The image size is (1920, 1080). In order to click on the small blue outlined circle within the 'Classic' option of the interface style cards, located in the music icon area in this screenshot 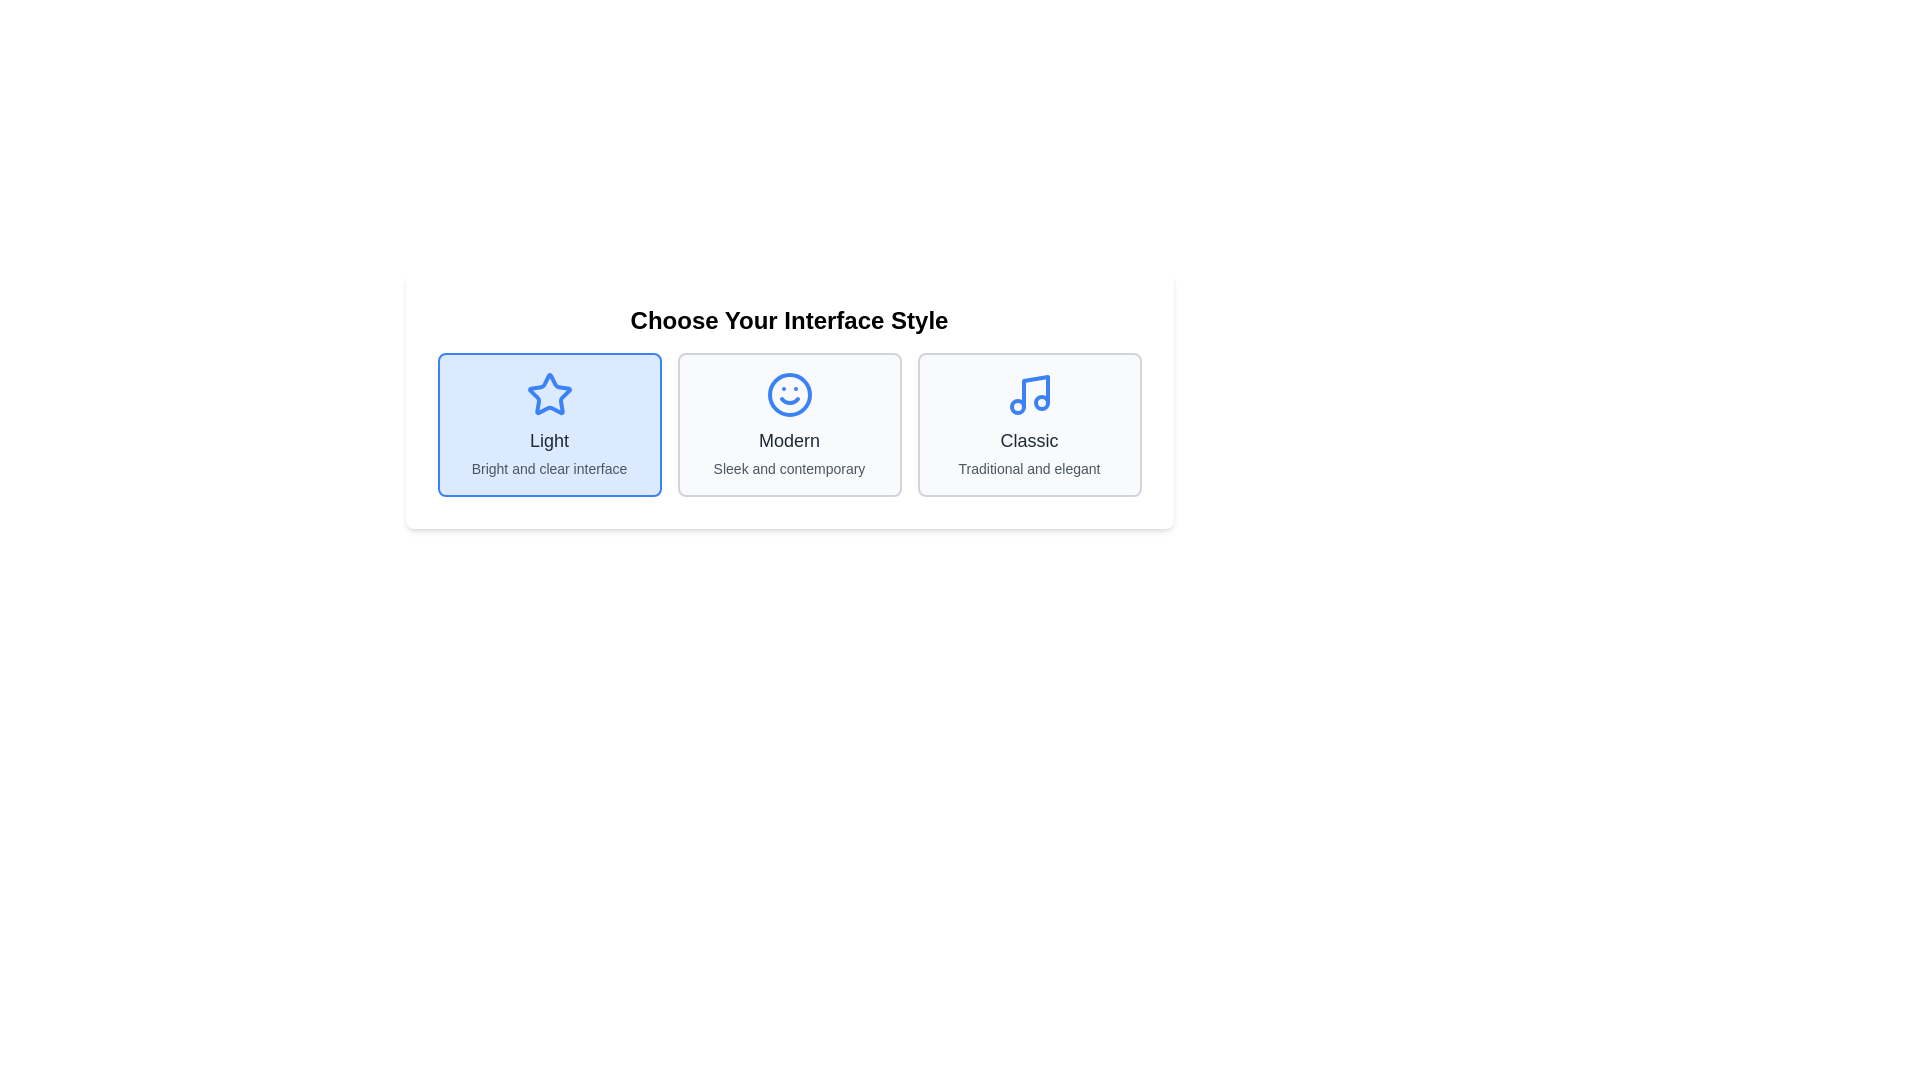, I will do `click(1017, 406)`.